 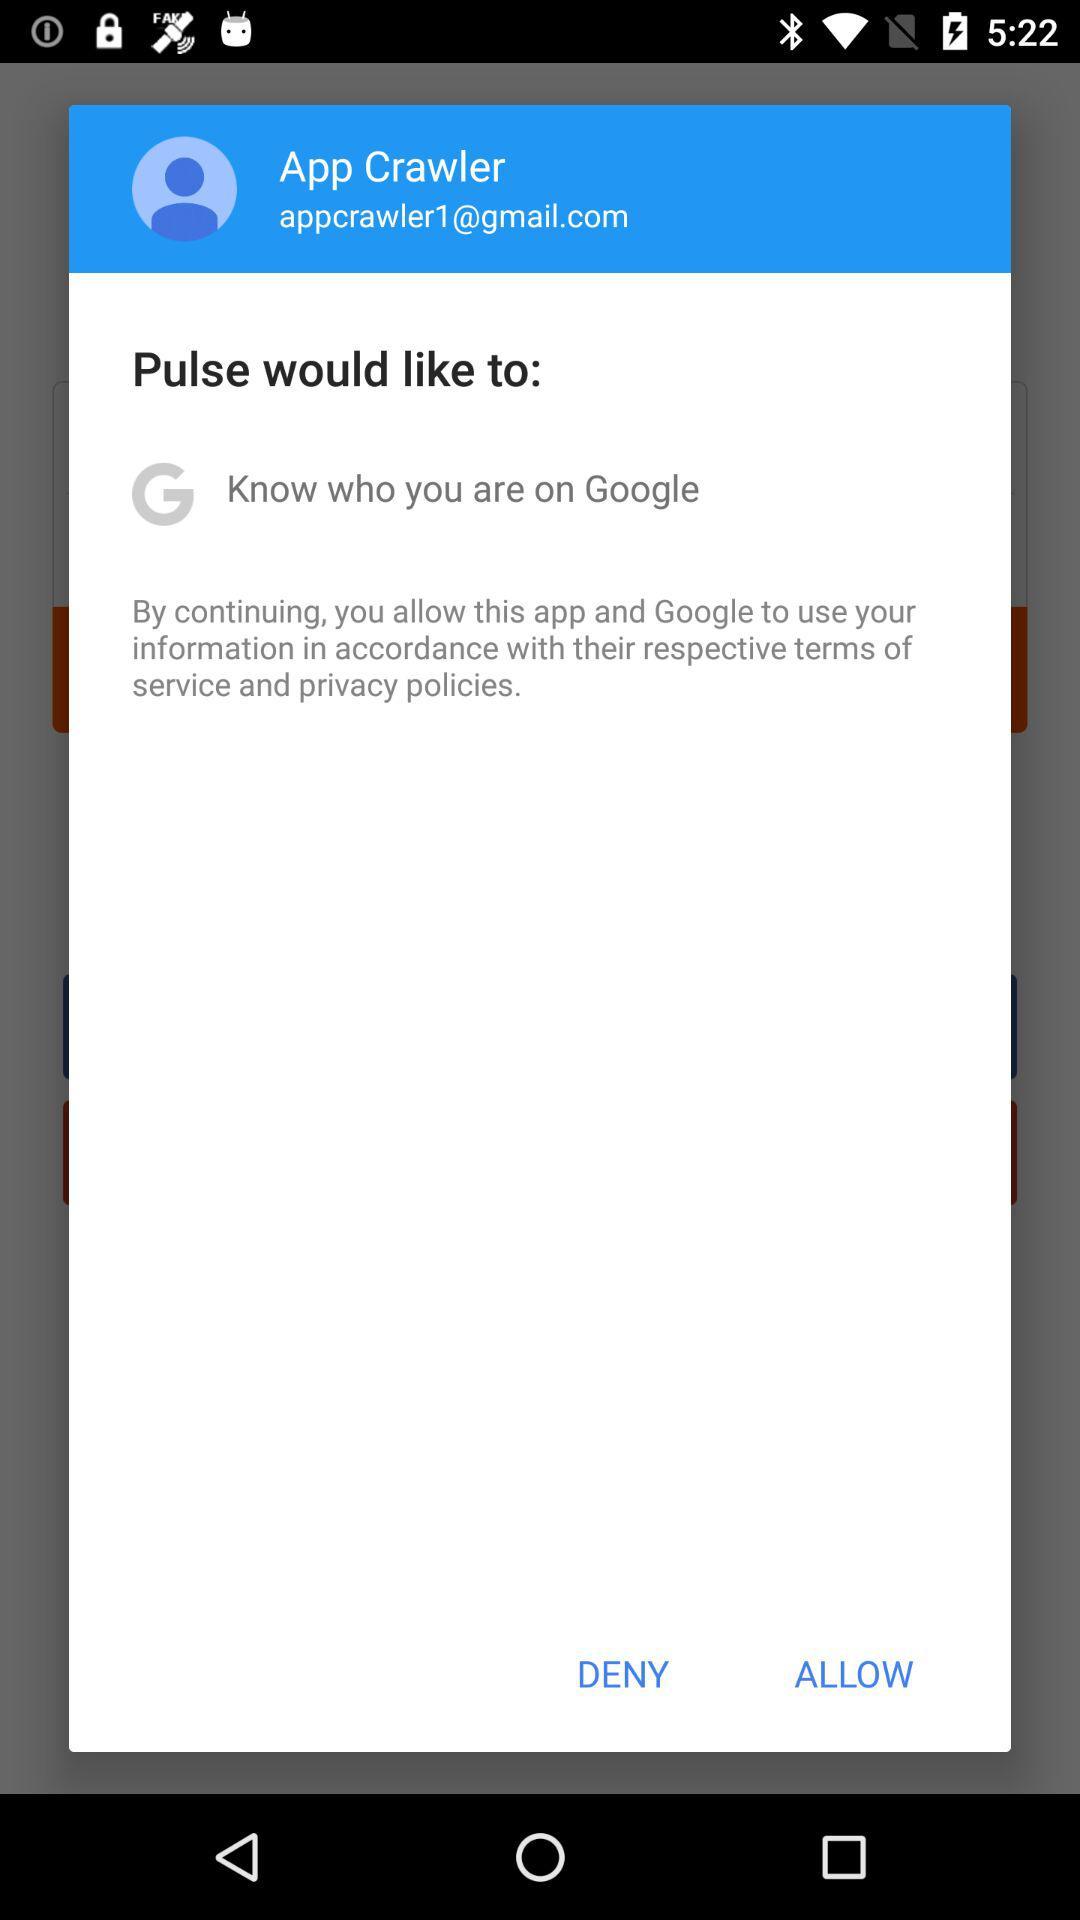 What do you see at coordinates (621, 1673) in the screenshot?
I see `the item to the left of allow button` at bounding box center [621, 1673].